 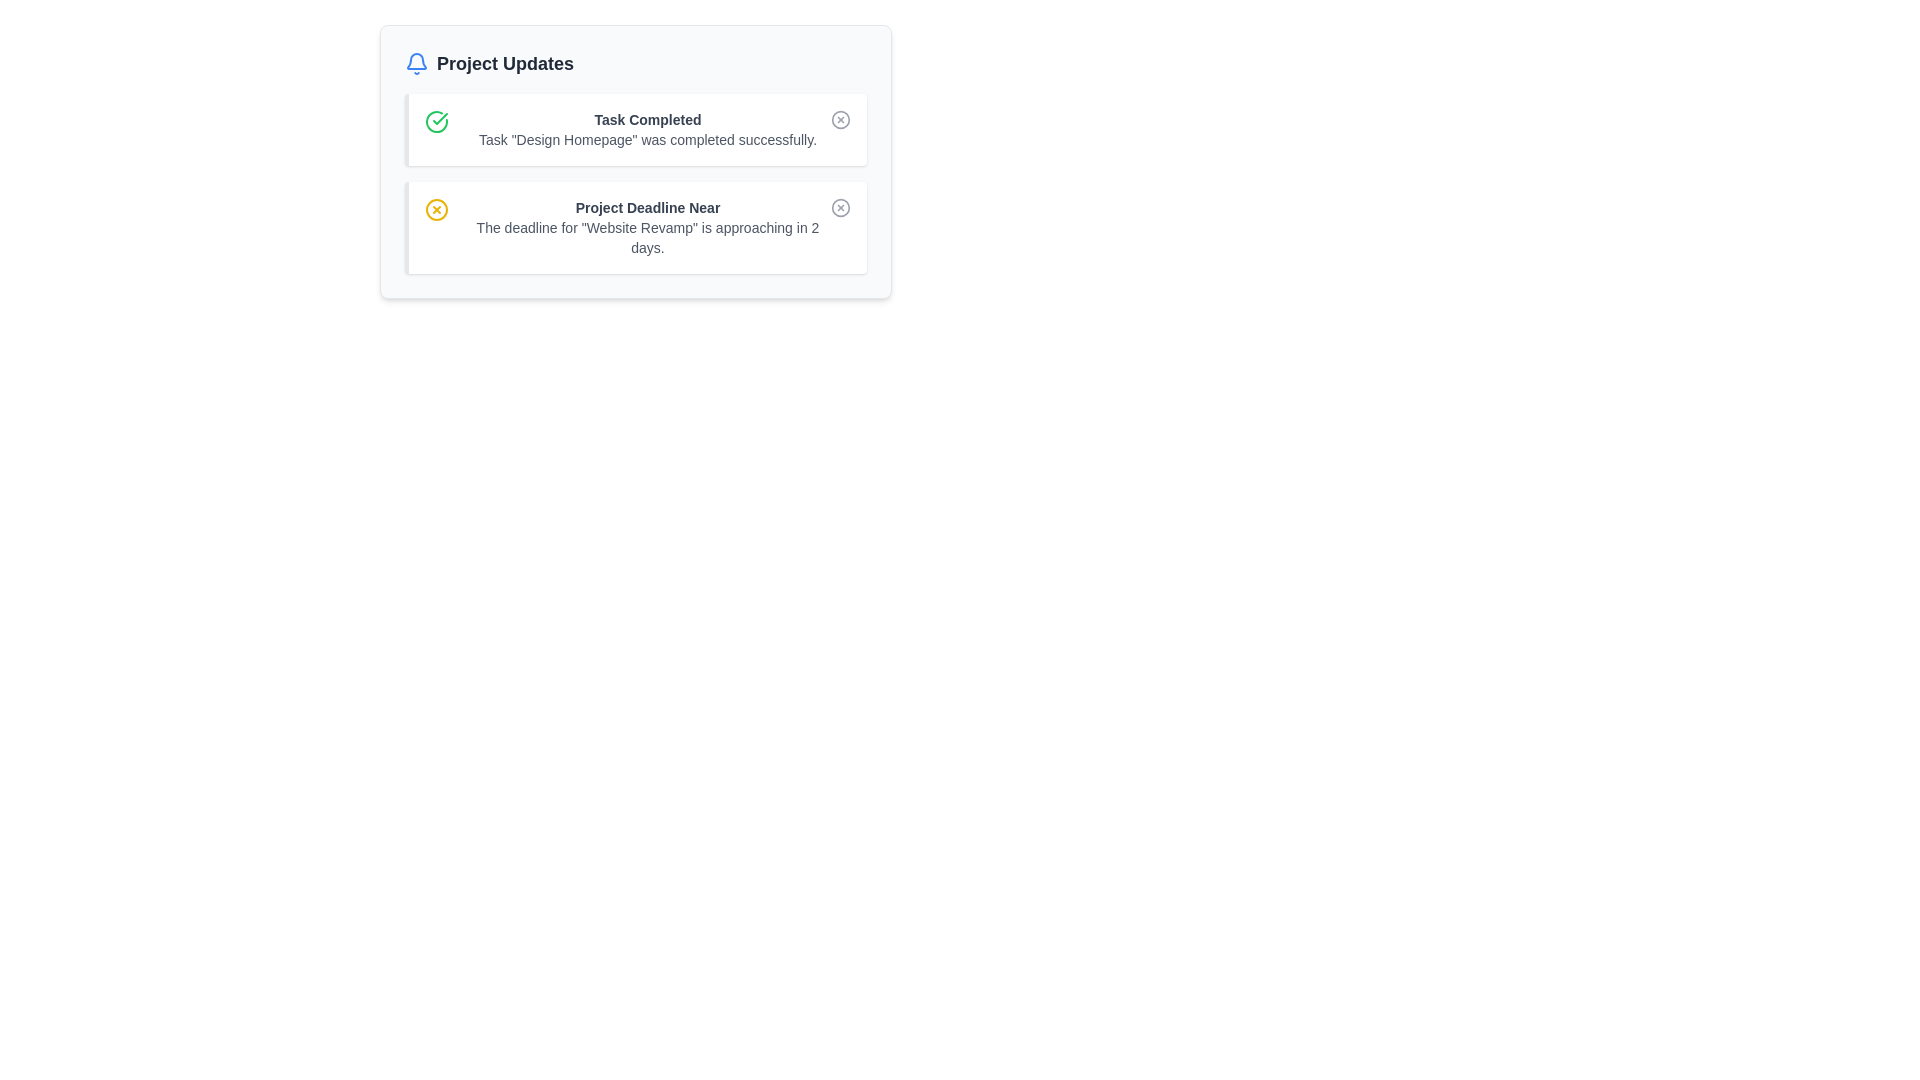 I want to click on the text element that reads 'The deadline for "Website Revamp" is approaching in 2 days.' located below the heading 'Project Deadline Near' in the 'Project Updates' section, so click(x=648, y=237).